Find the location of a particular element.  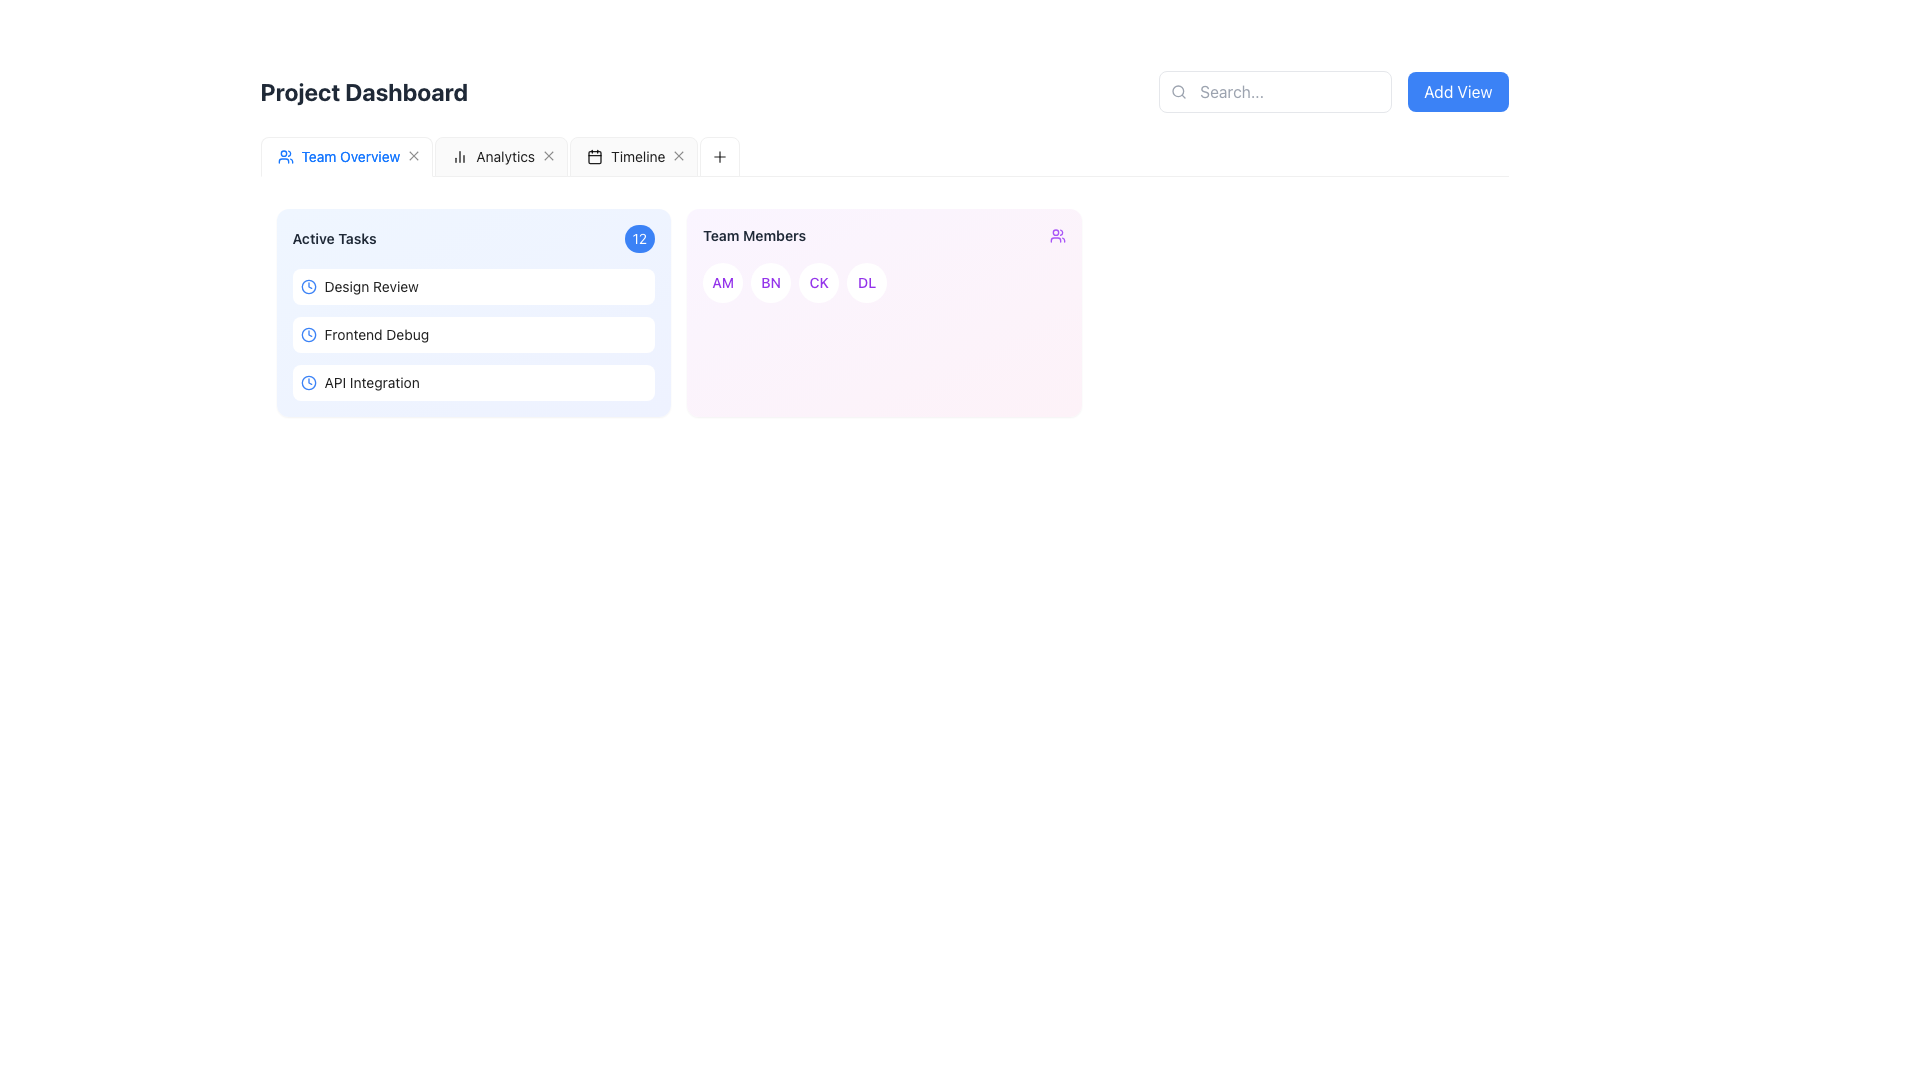

the tab control button with a plus icon is located at coordinates (281, 156).